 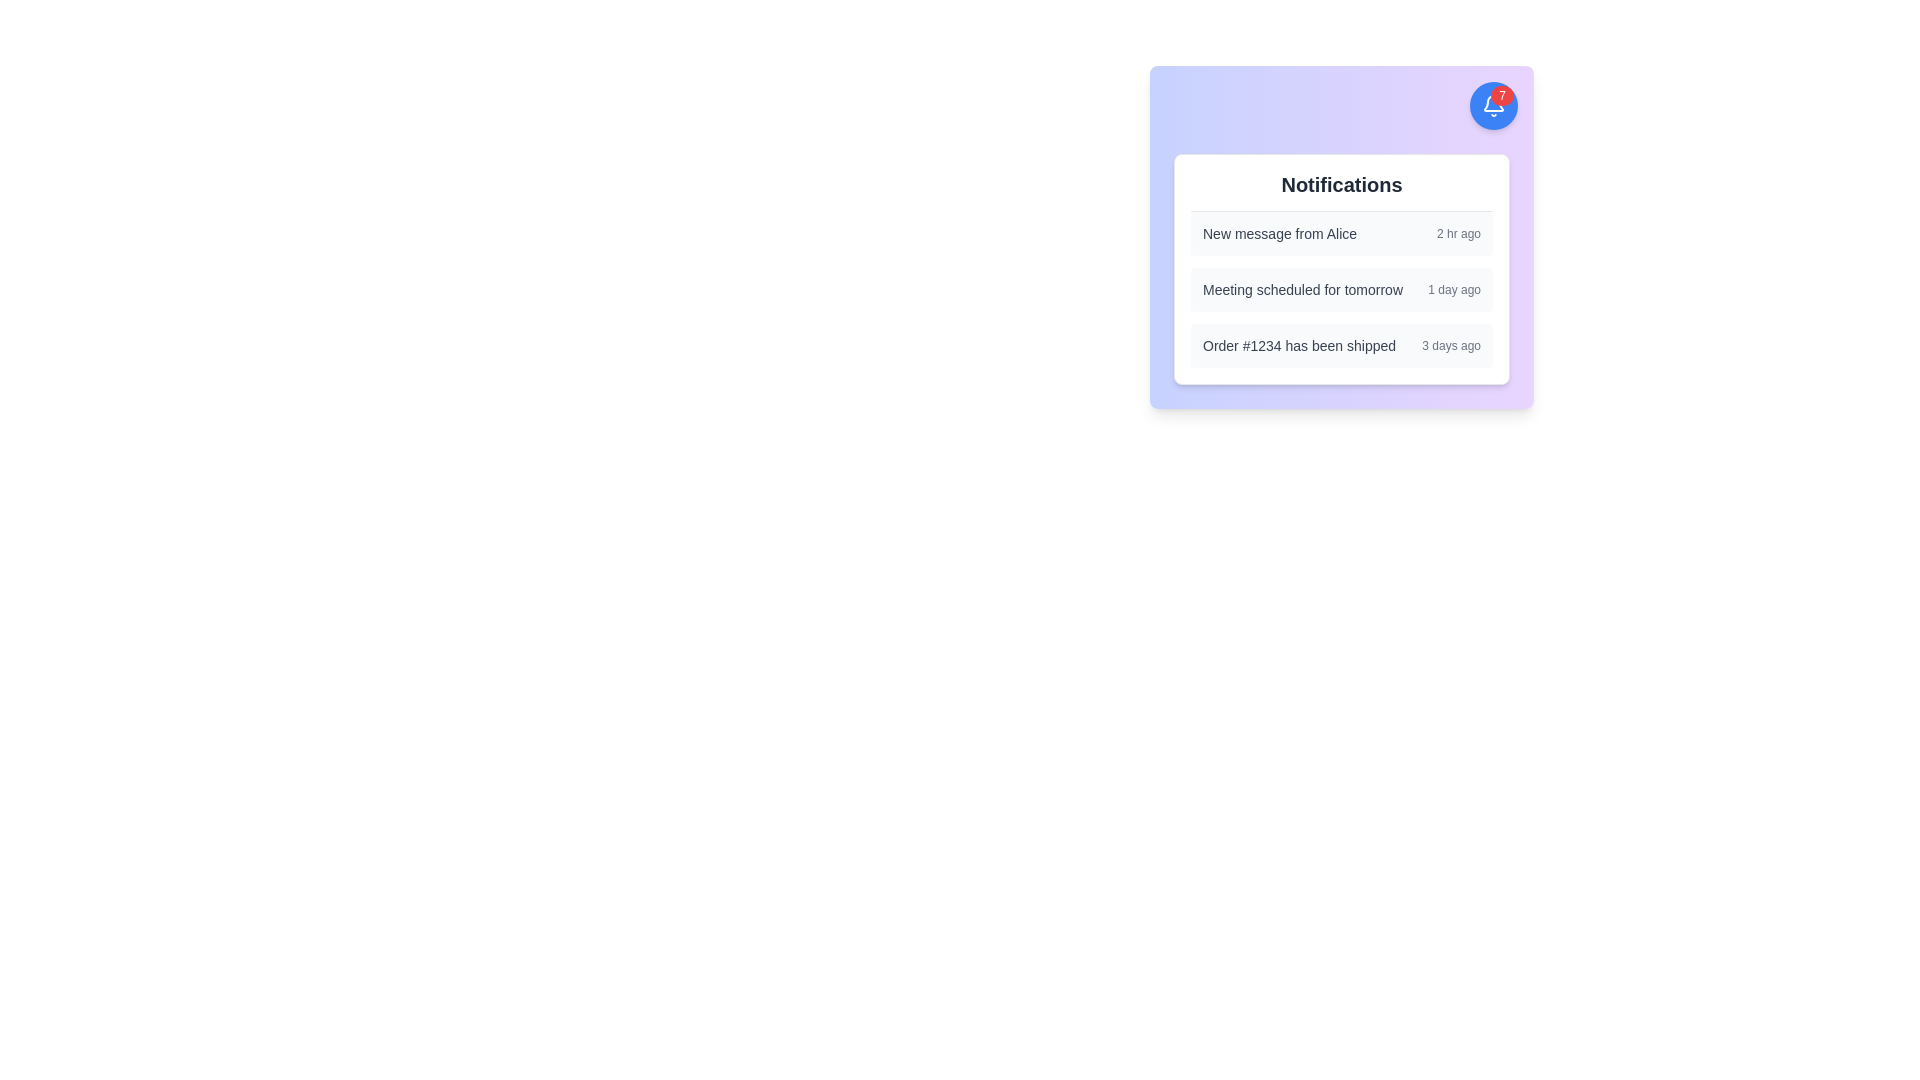 I want to click on the first notification card, so click(x=1342, y=233).